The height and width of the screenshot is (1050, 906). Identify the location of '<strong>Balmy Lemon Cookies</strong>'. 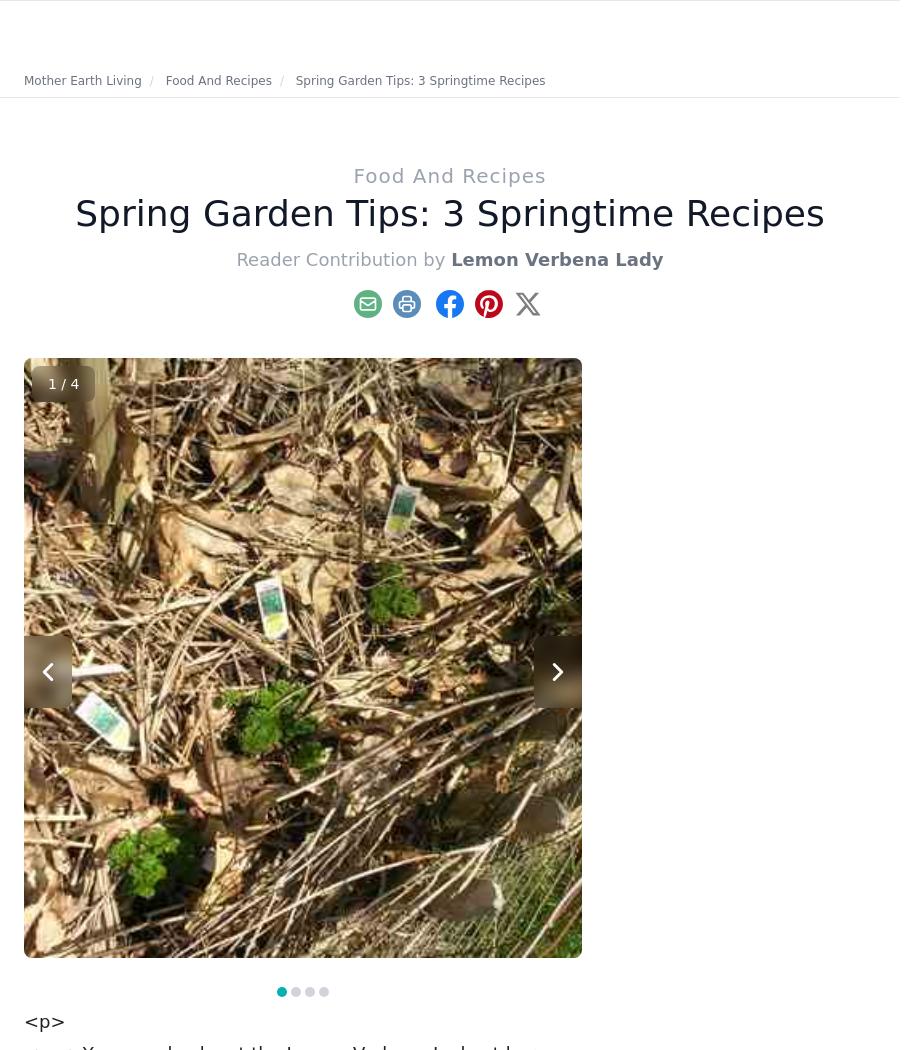
(212, 854).